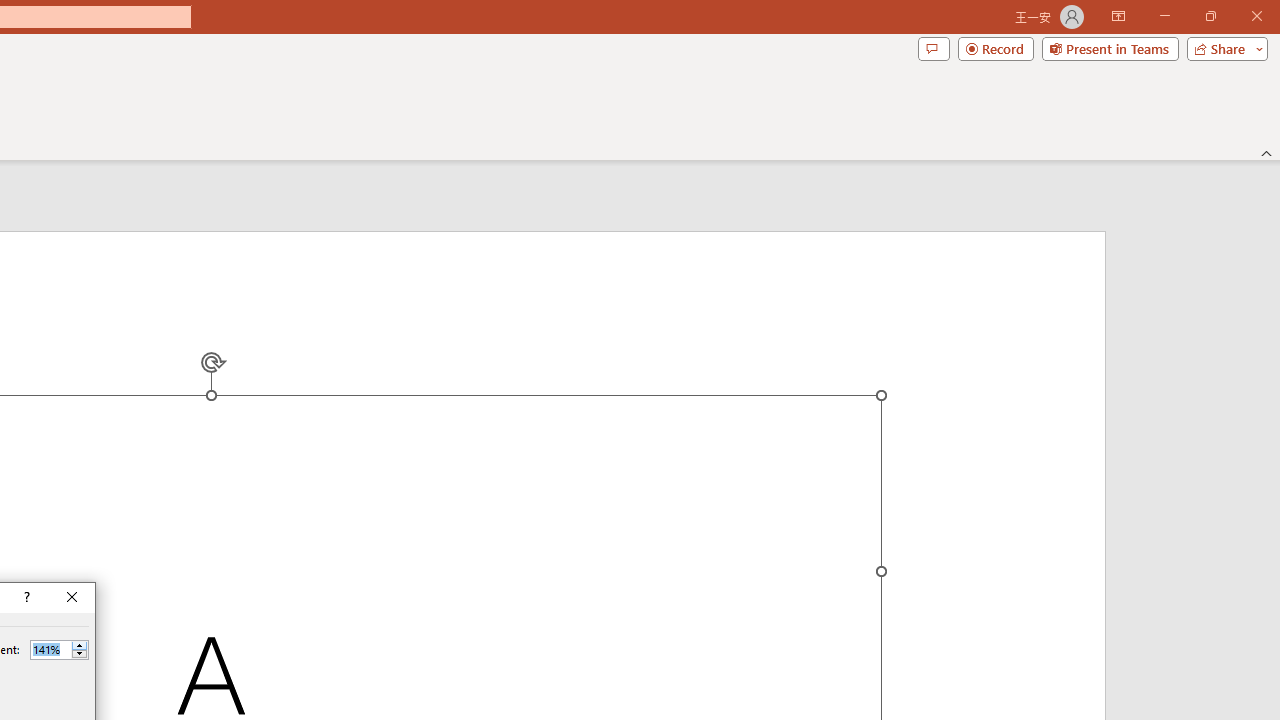 The image size is (1280, 720). What do you see at coordinates (50, 649) in the screenshot?
I see `'Percent'` at bounding box center [50, 649].